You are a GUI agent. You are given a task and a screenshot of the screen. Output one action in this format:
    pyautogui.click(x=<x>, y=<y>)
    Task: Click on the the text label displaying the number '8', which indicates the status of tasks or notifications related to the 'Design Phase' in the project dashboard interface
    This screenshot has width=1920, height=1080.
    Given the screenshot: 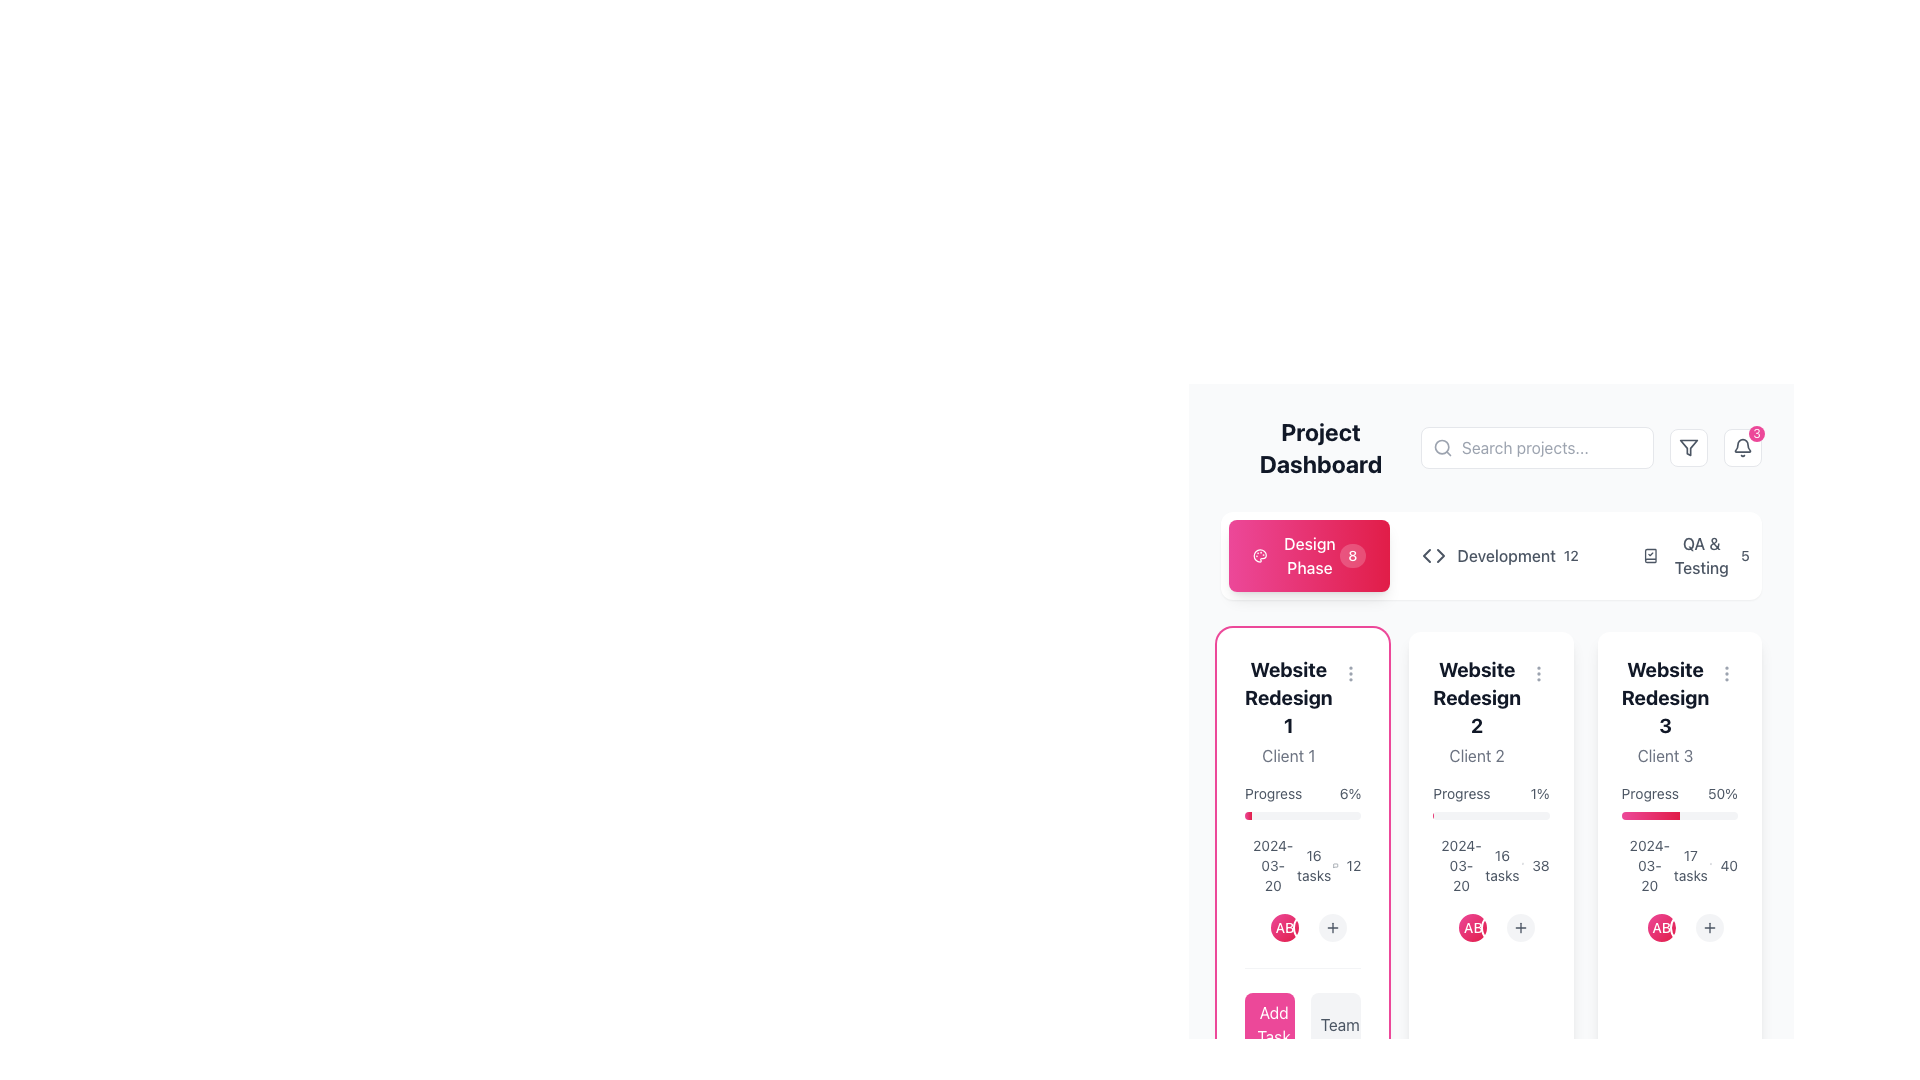 What is the action you would take?
    pyautogui.click(x=1353, y=555)
    